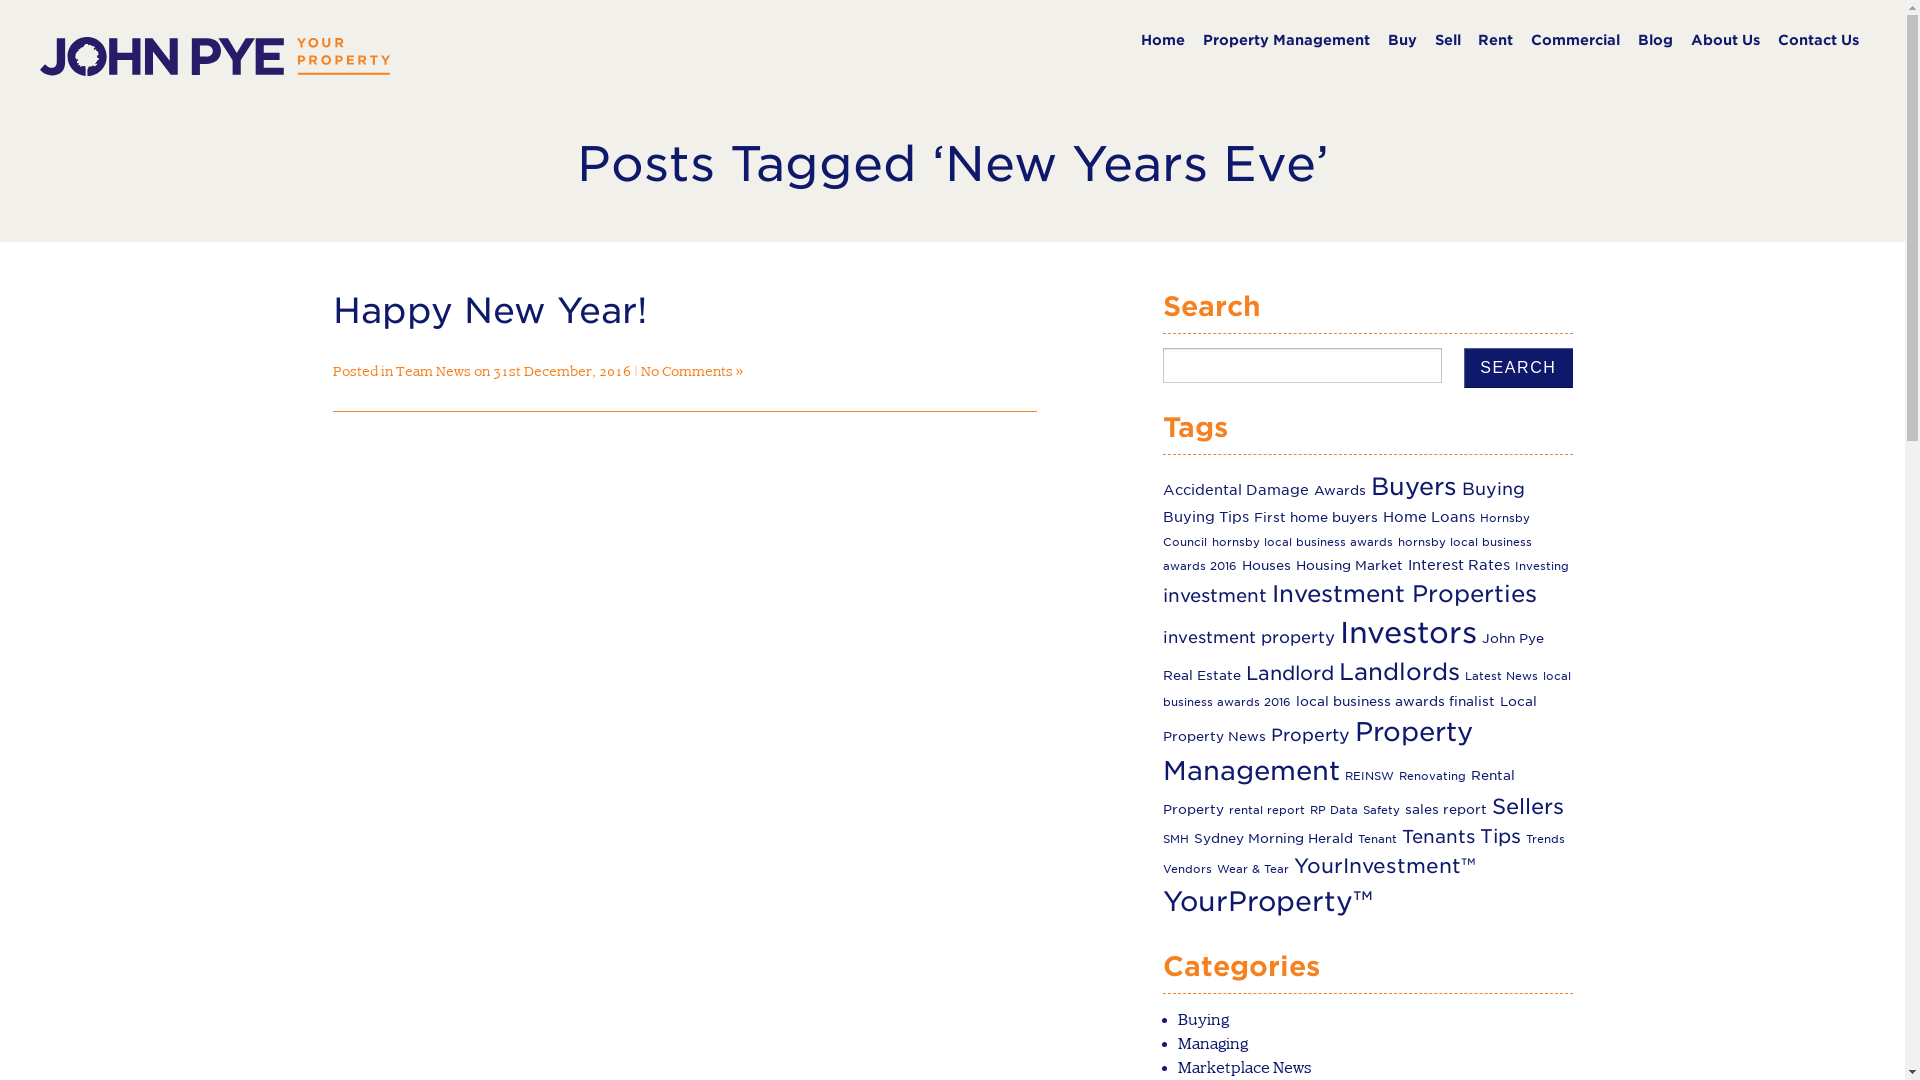  What do you see at coordinates (1431, 775) in the screenshot?
I see `'Renovating'` at bounding box center [1431, 775].